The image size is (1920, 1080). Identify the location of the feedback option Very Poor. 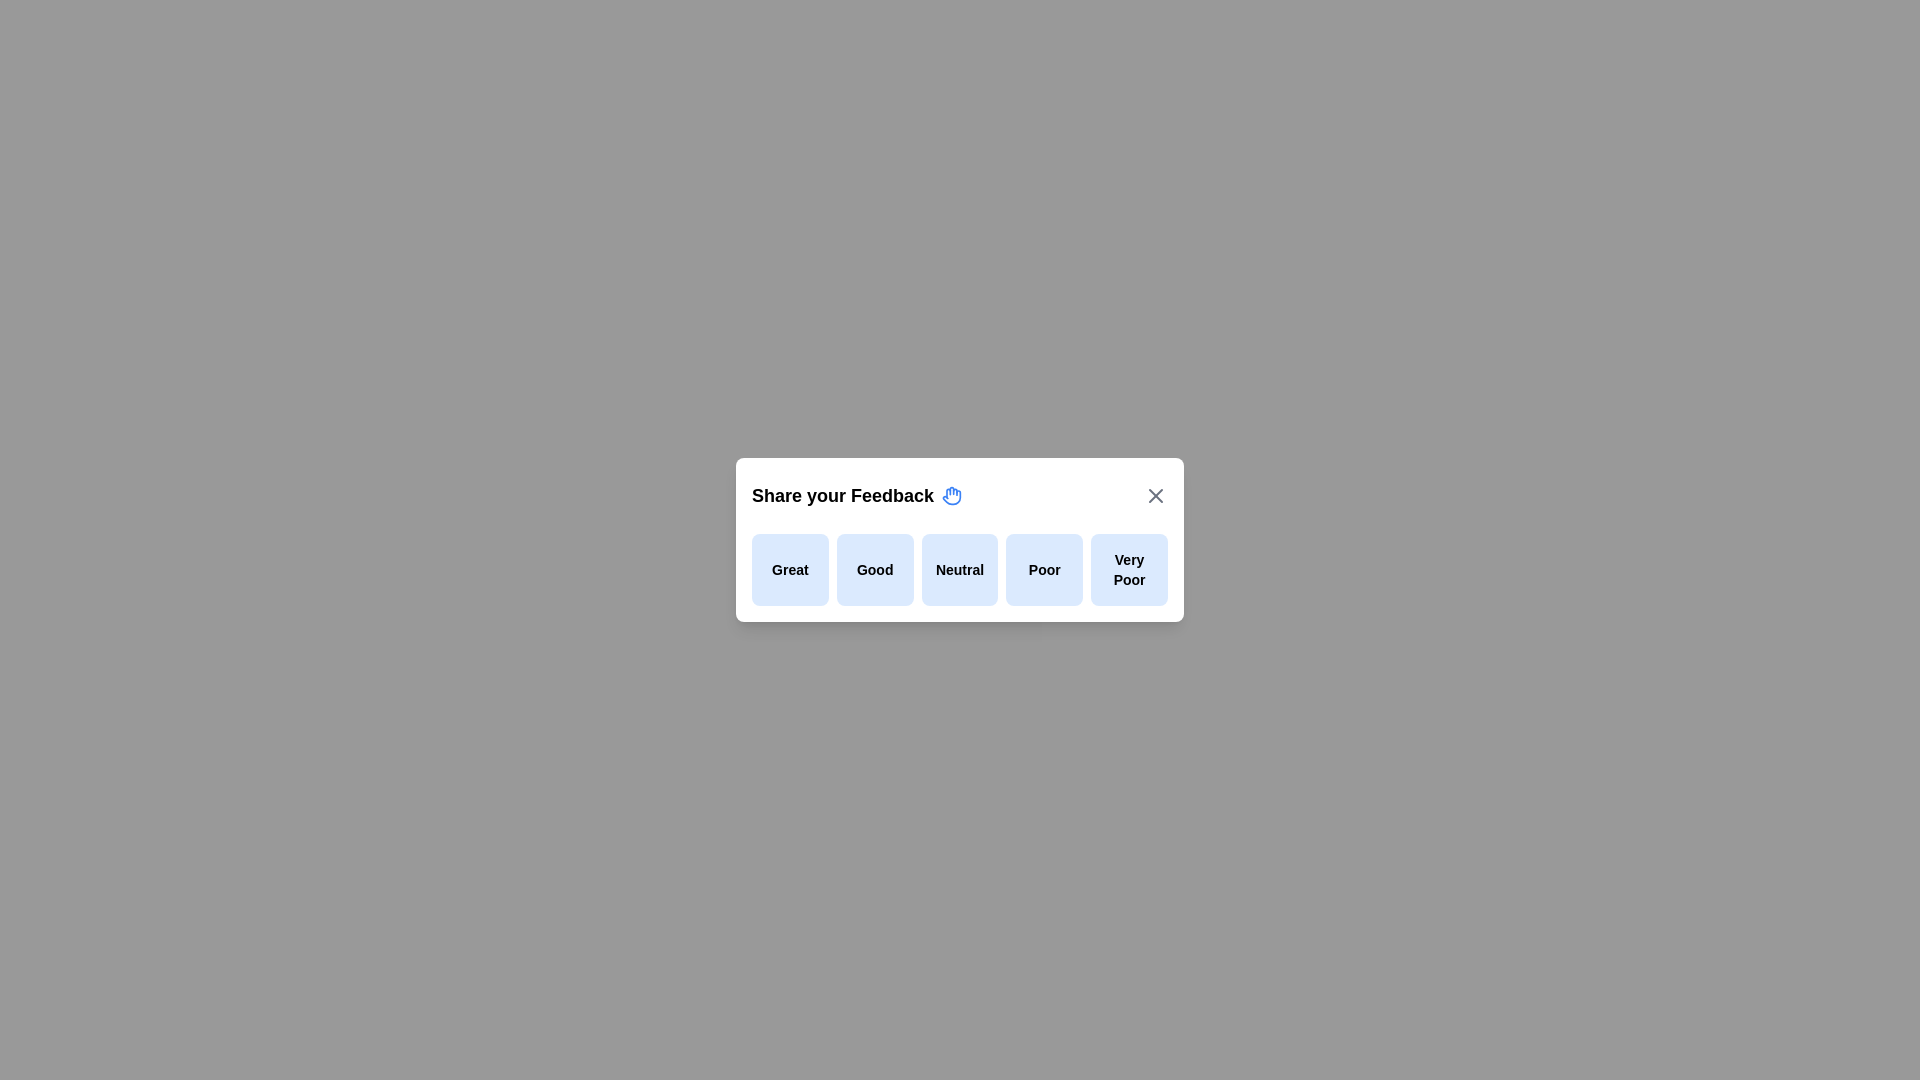
(1129, 570).